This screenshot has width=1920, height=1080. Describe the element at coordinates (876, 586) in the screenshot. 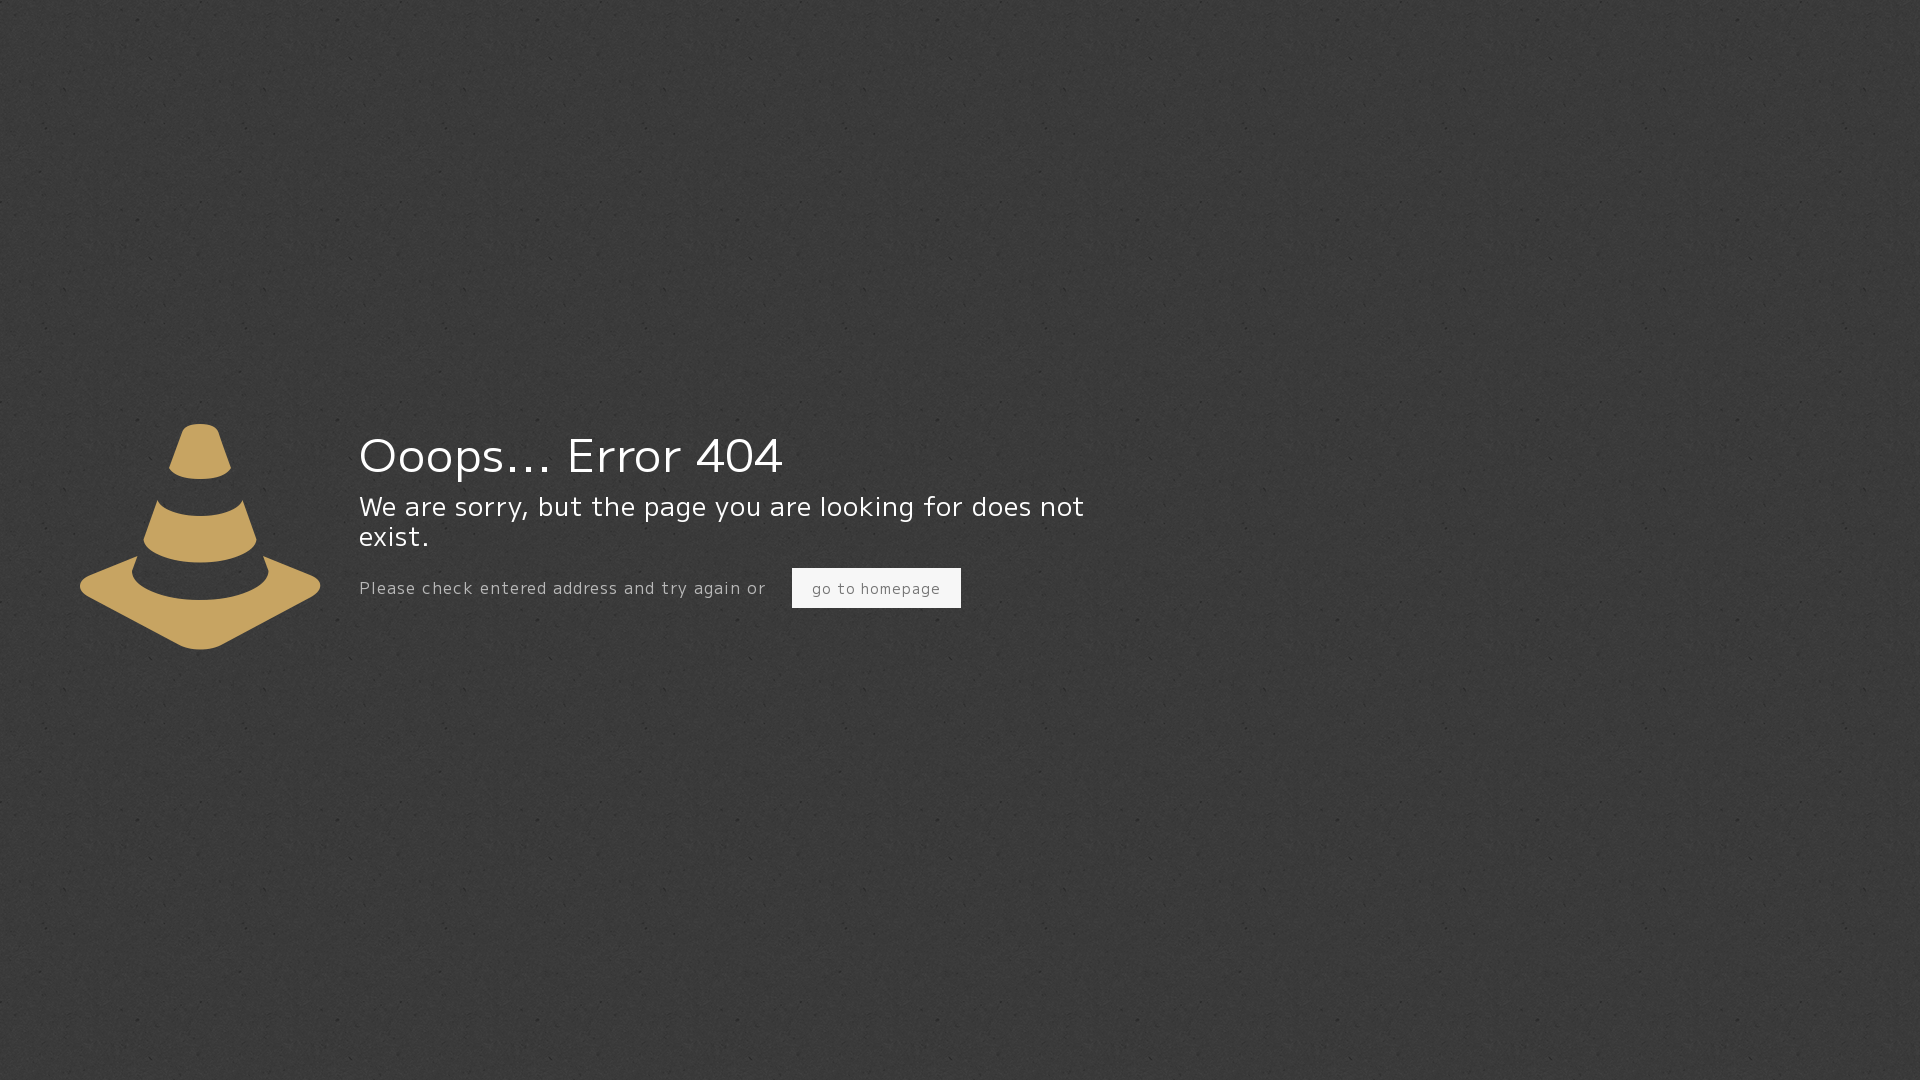

I see `'go to homepage'` at that location.